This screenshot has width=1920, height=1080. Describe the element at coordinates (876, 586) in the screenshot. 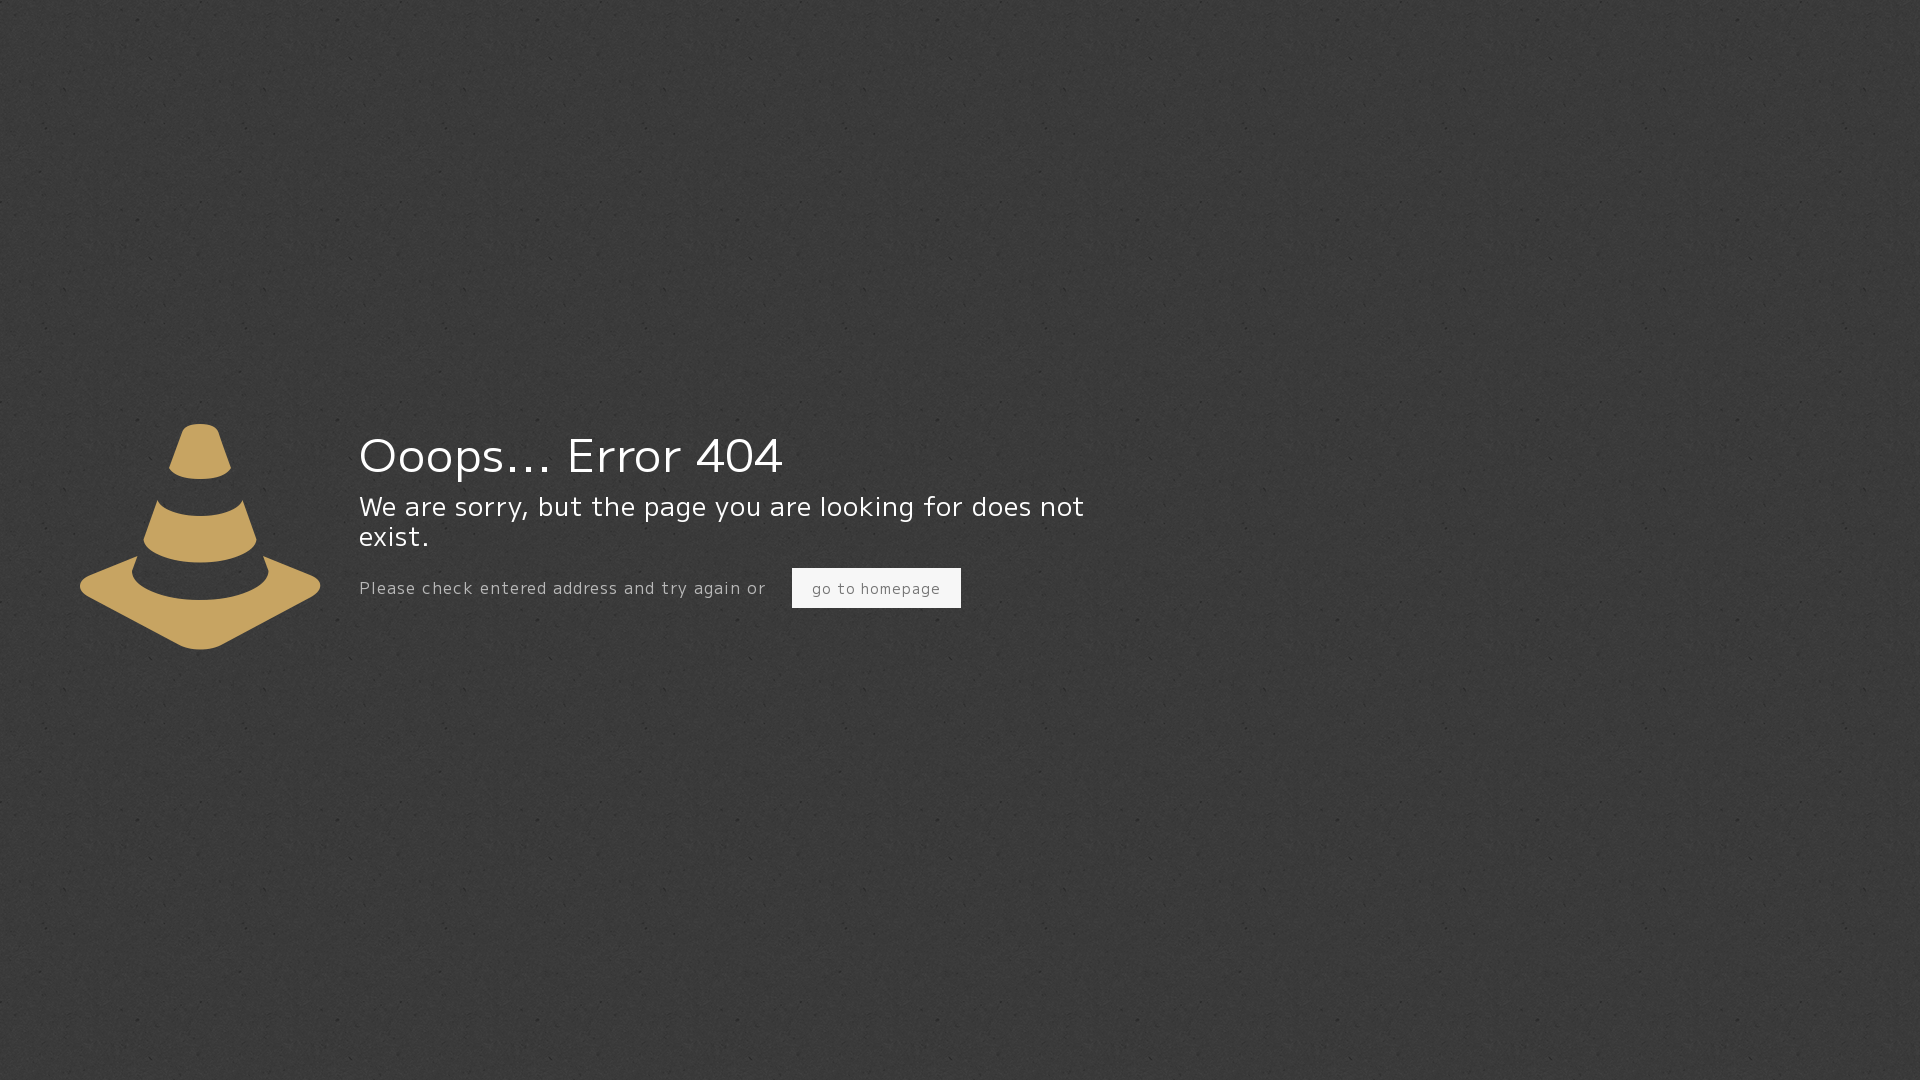

I see `'go to homepage'` at that location.